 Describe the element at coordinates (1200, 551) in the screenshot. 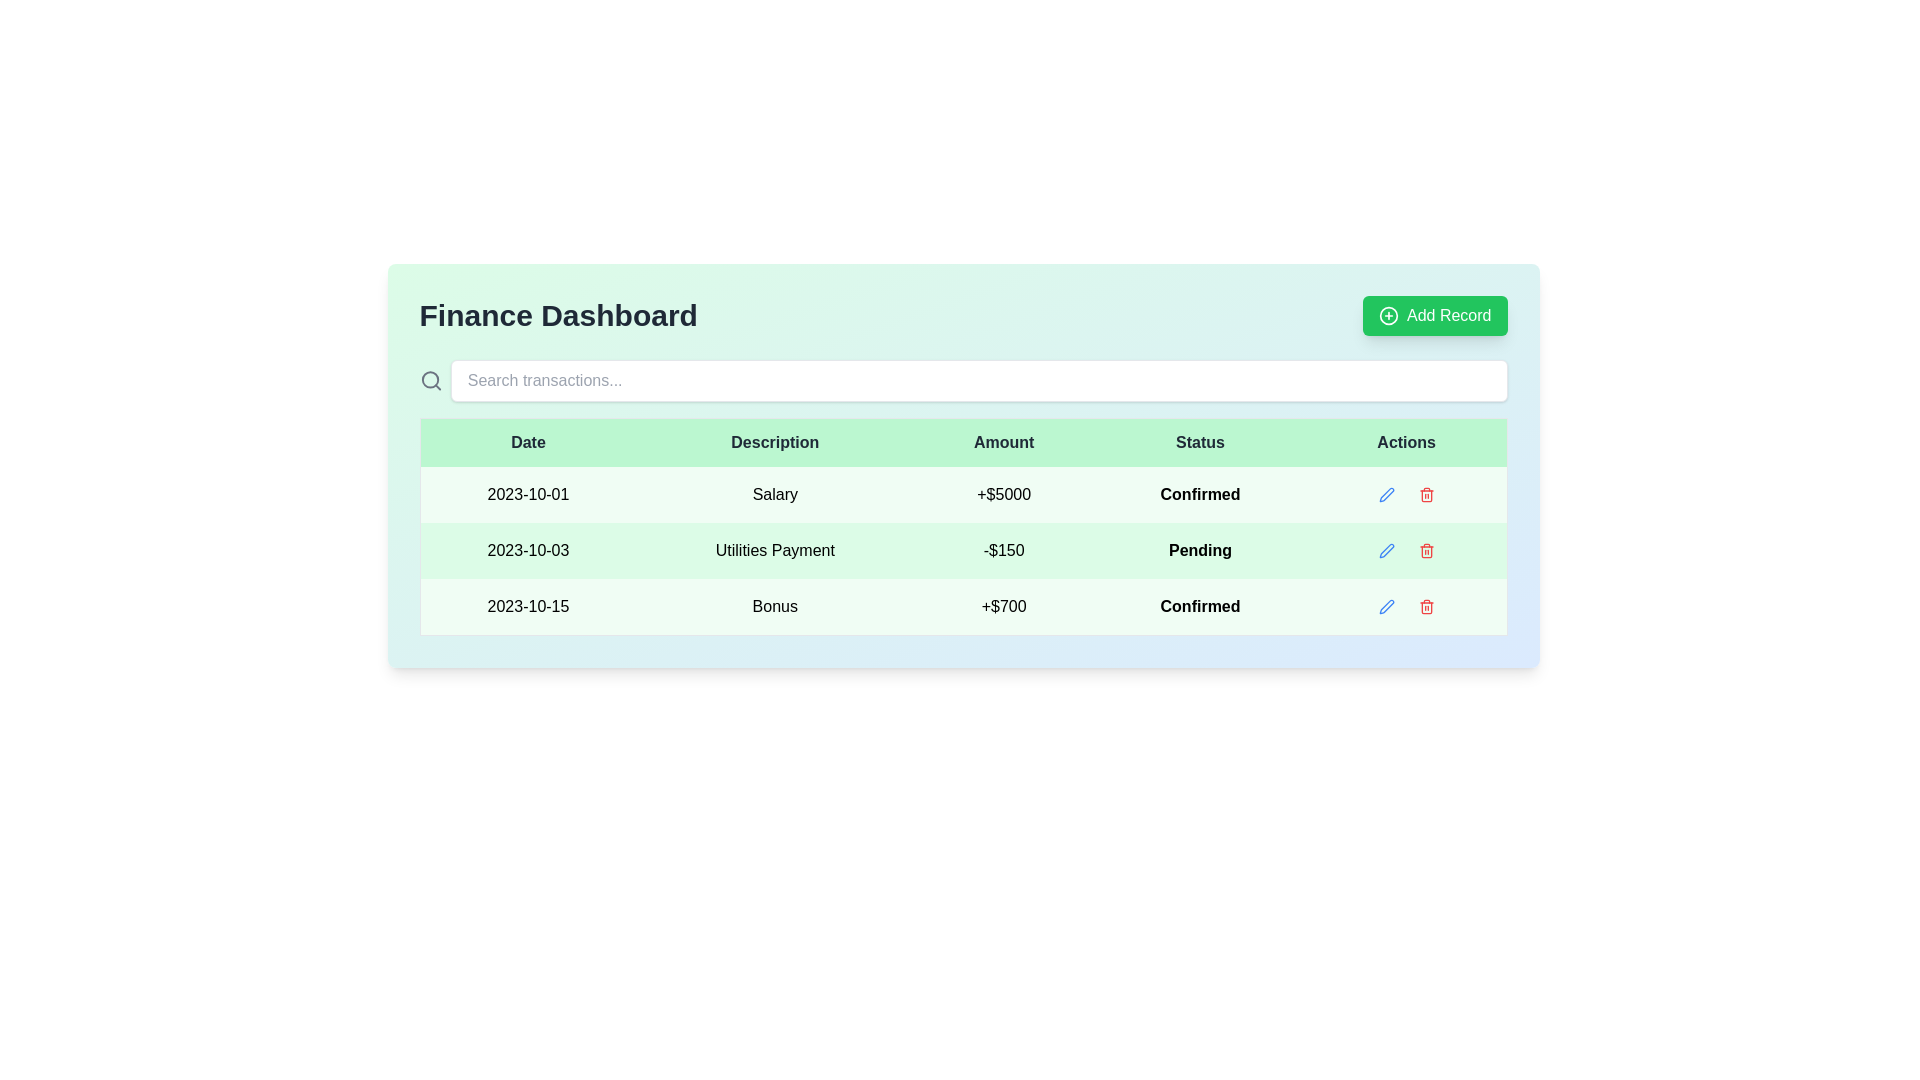

I see `the 'Pending' status text label in the 'Status' column of the 'Finance Dashboard' table, specifically in the second row for the 'Utilities Payment' transaction` at that location.